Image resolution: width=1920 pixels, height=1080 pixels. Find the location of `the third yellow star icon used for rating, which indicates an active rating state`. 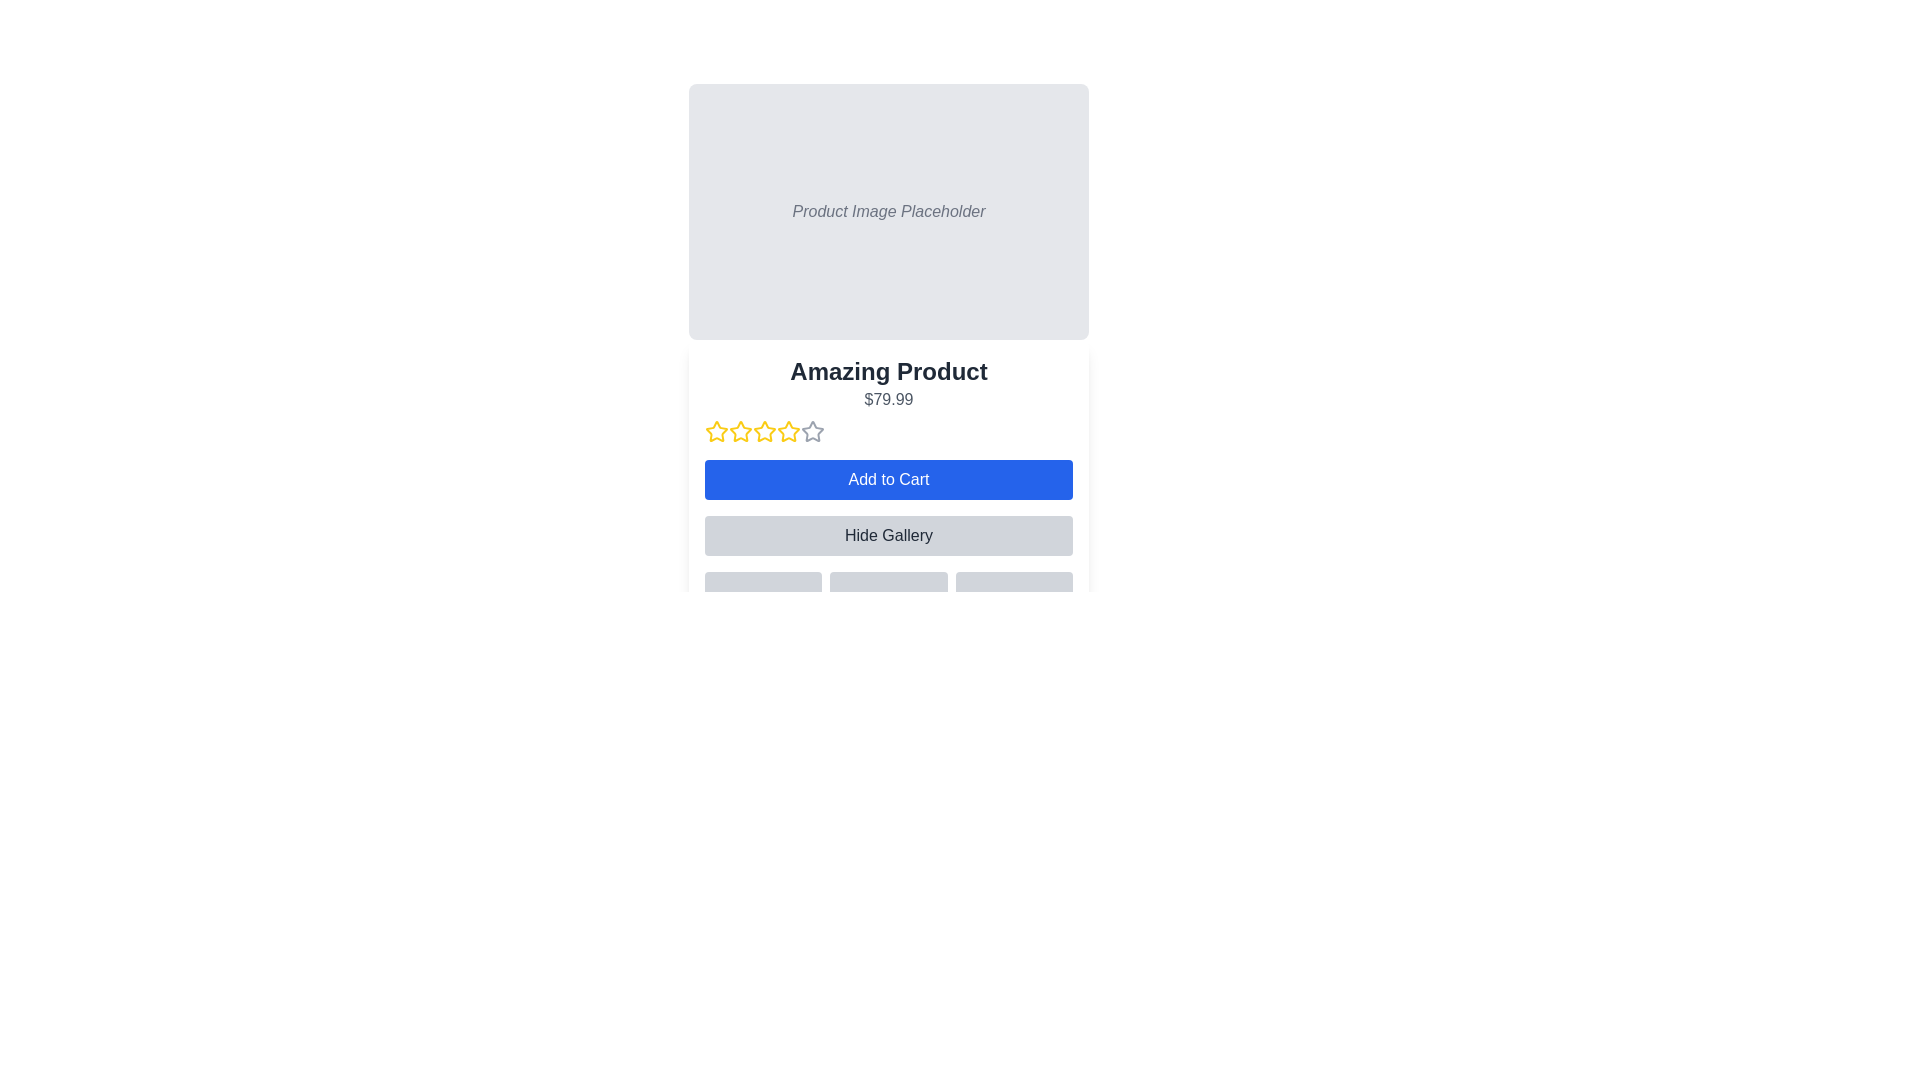

the third yellow star icon used for rating, which indicates an active rating state is located at coordinates (739, 431).